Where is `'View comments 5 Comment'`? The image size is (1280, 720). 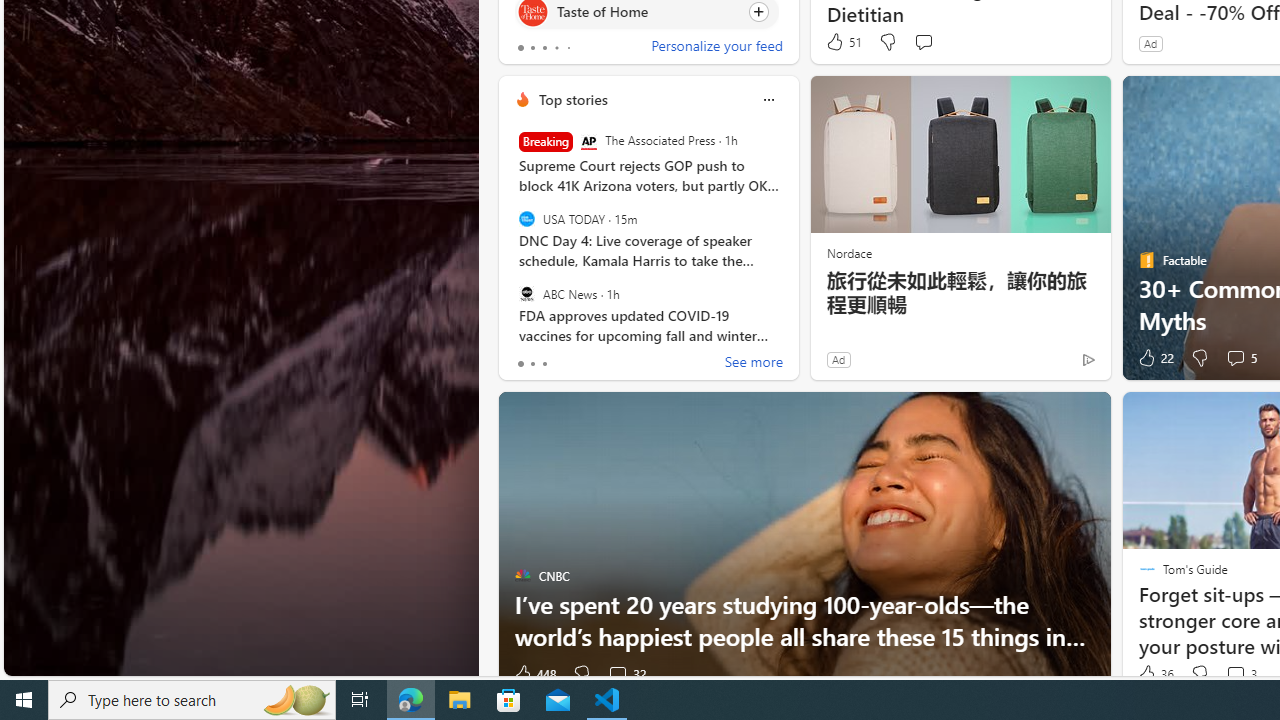
'View comments 5 Comment' is located at coordinates (1239, 357).